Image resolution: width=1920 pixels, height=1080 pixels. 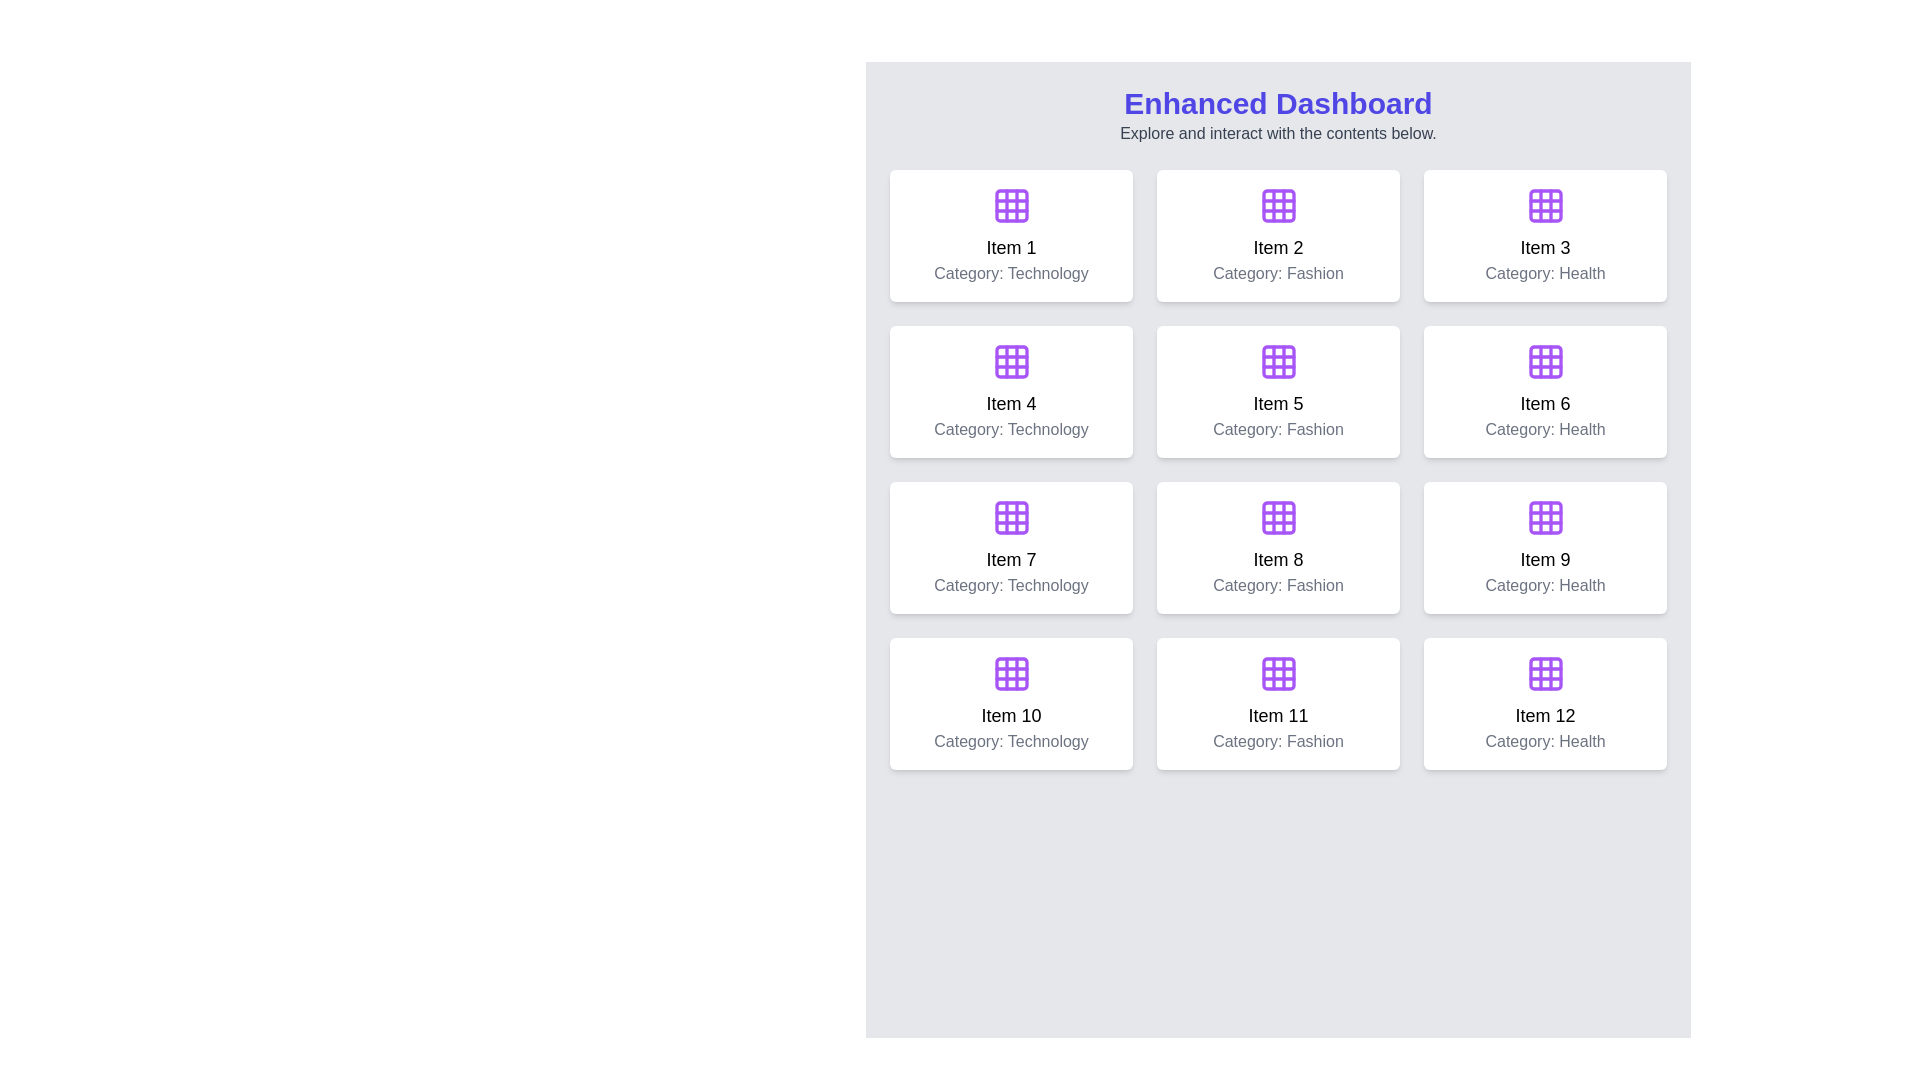 I want to click on the Card element displaying 'Item 10' in the grid layout, so click(x=1011, y=703).